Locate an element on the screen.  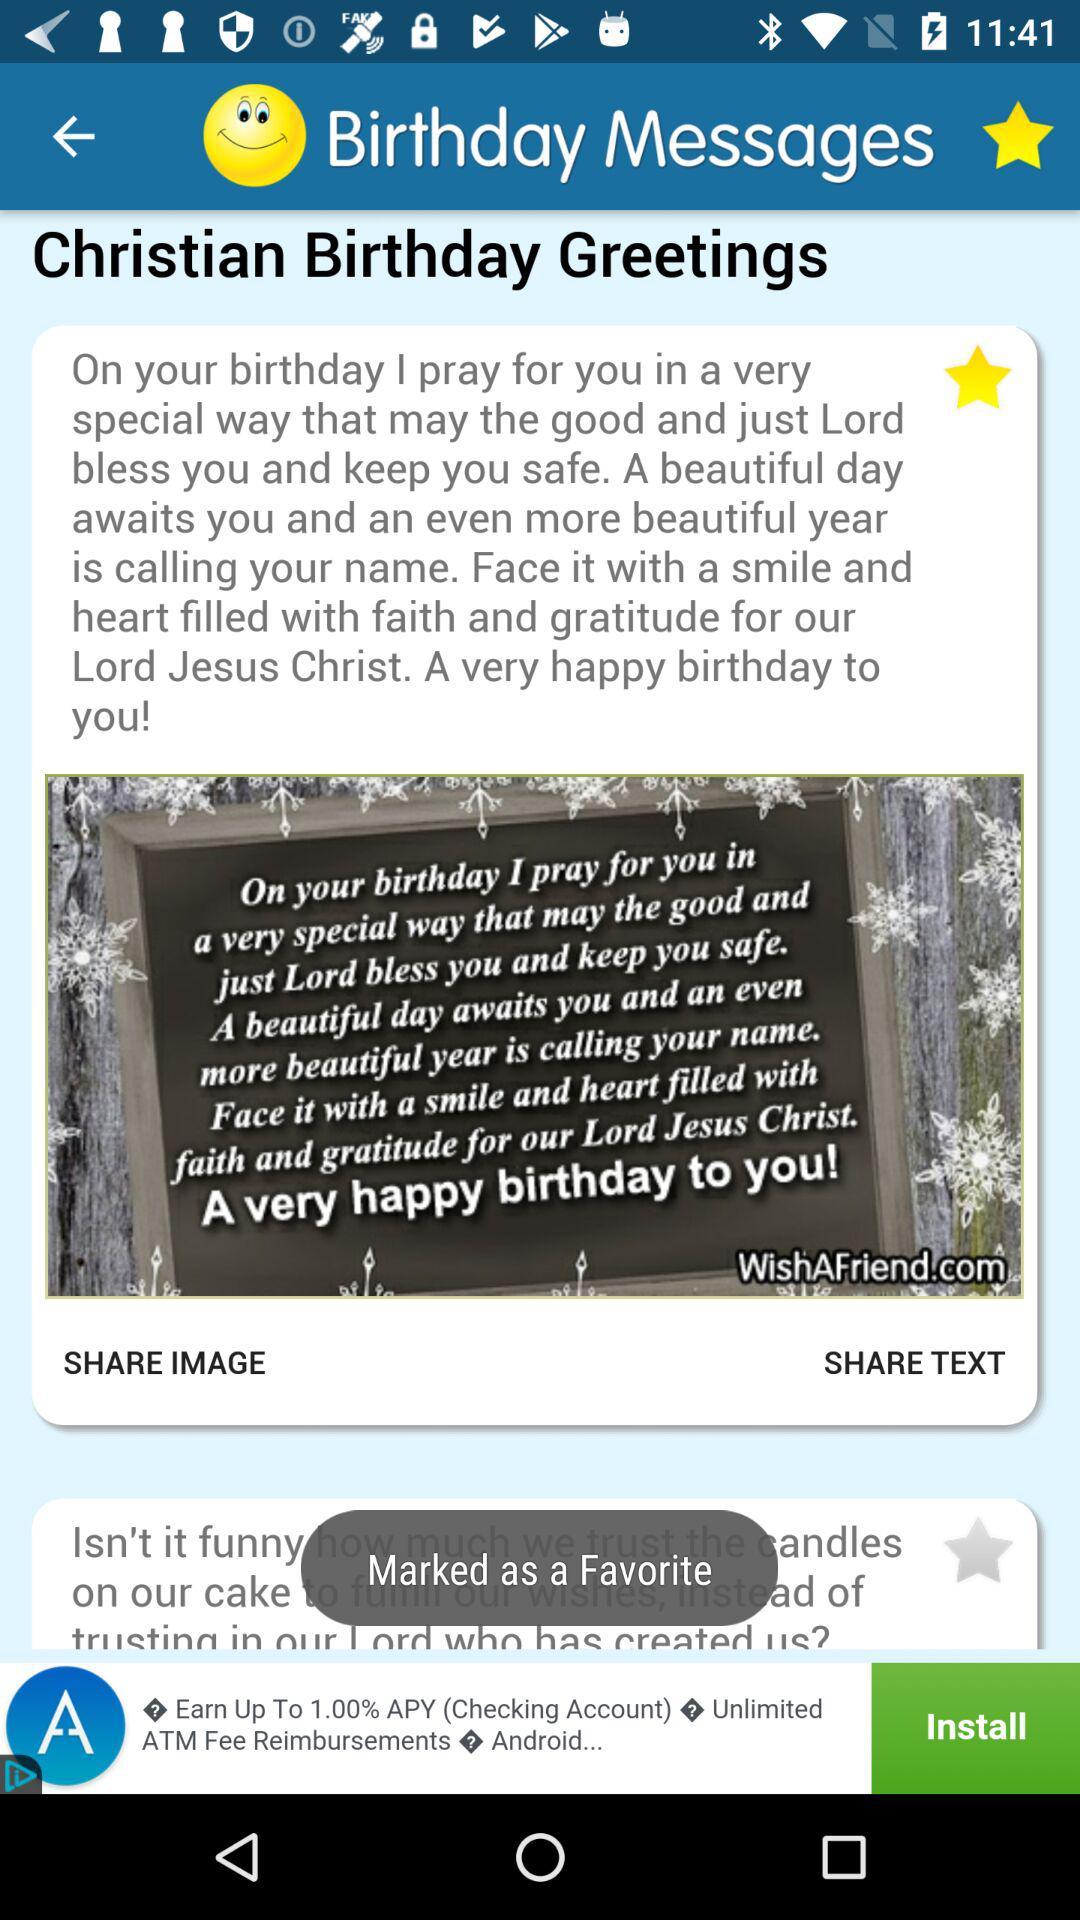
item below the isn t it item is located at coordinates (540, 1727).